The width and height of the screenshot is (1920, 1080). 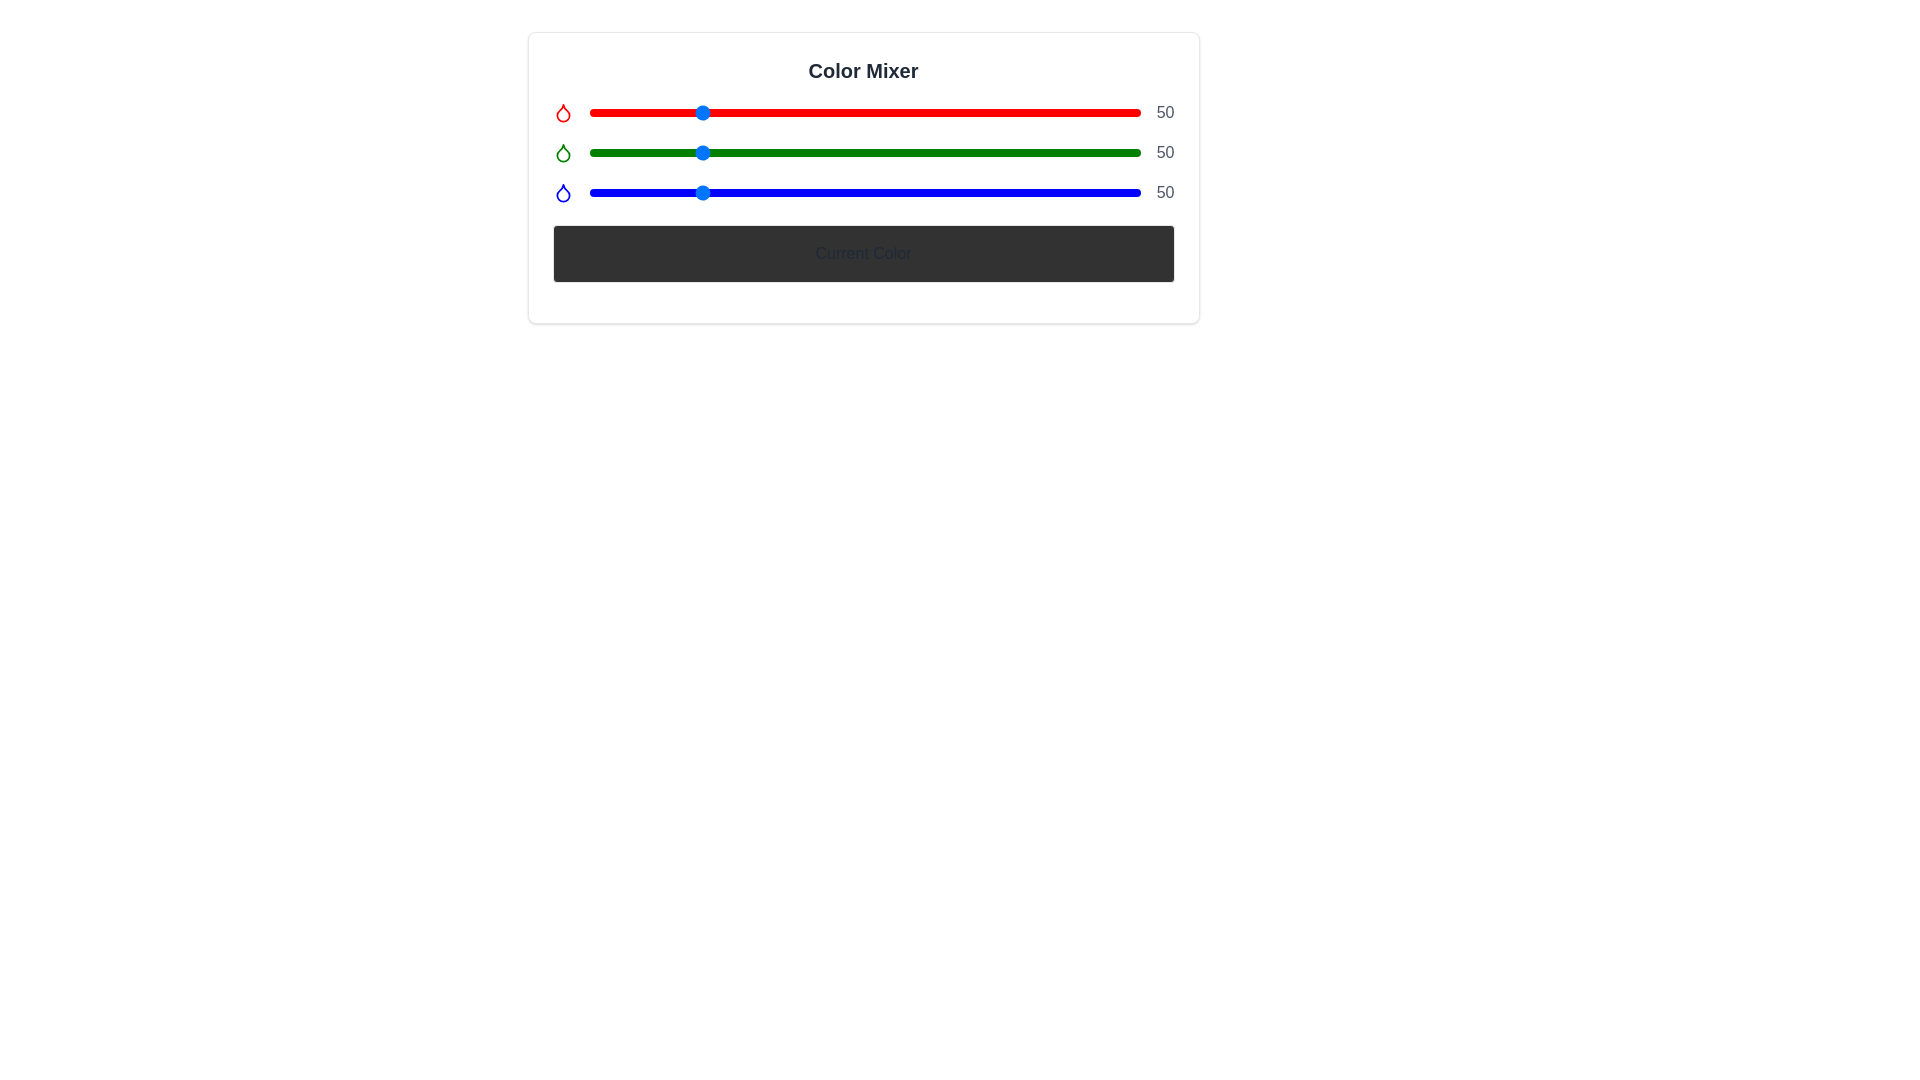 I want to click on the green color slider to 70, so click(x=739, y=152).